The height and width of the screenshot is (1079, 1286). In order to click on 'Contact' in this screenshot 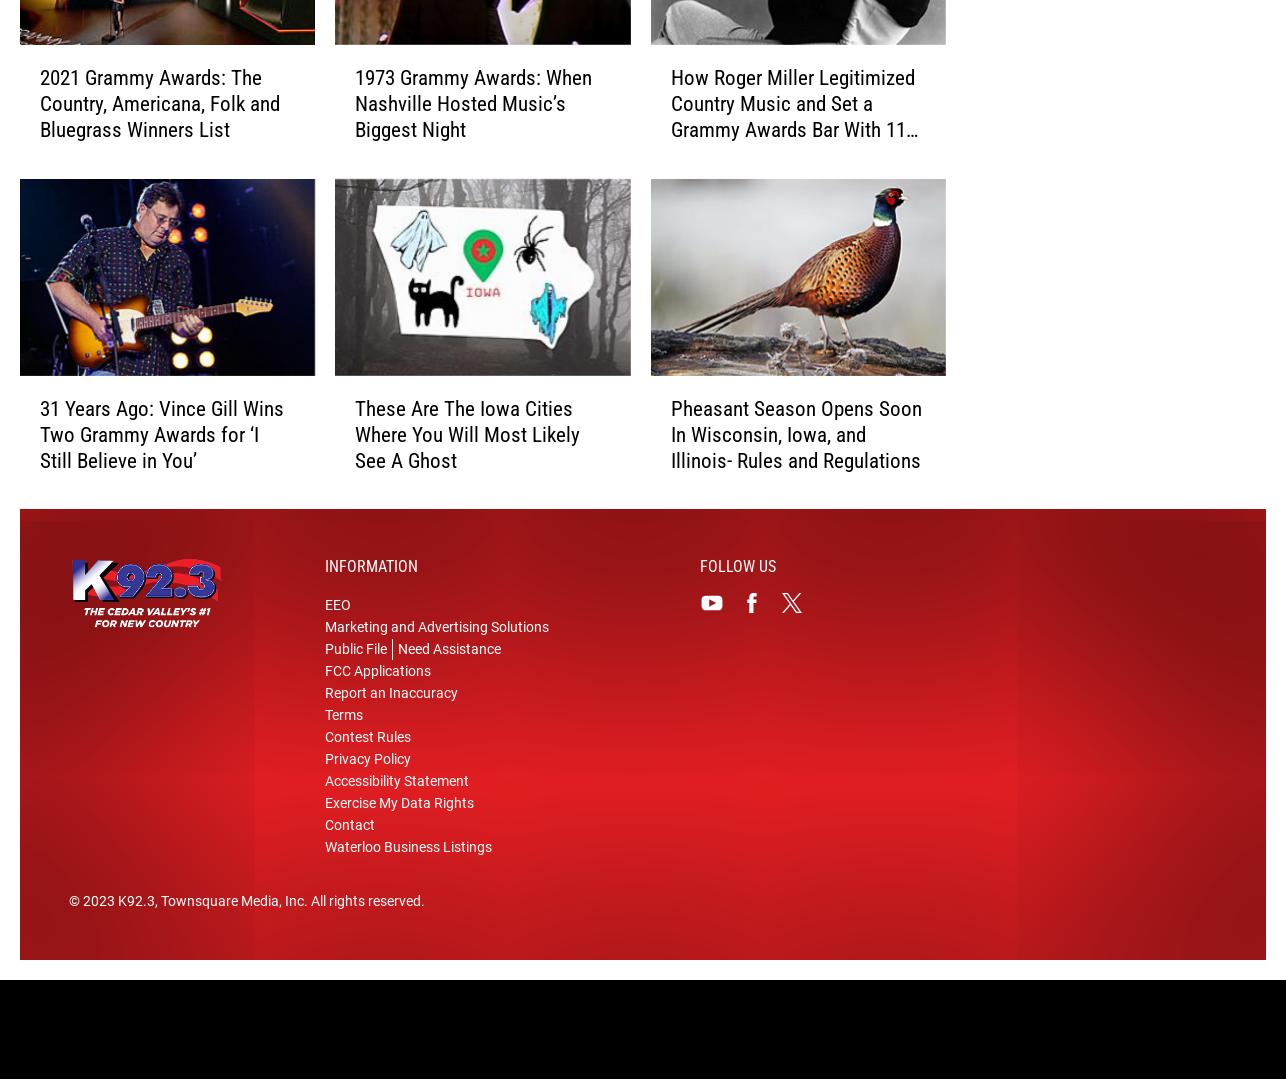, I will do `click(349, 857)`.